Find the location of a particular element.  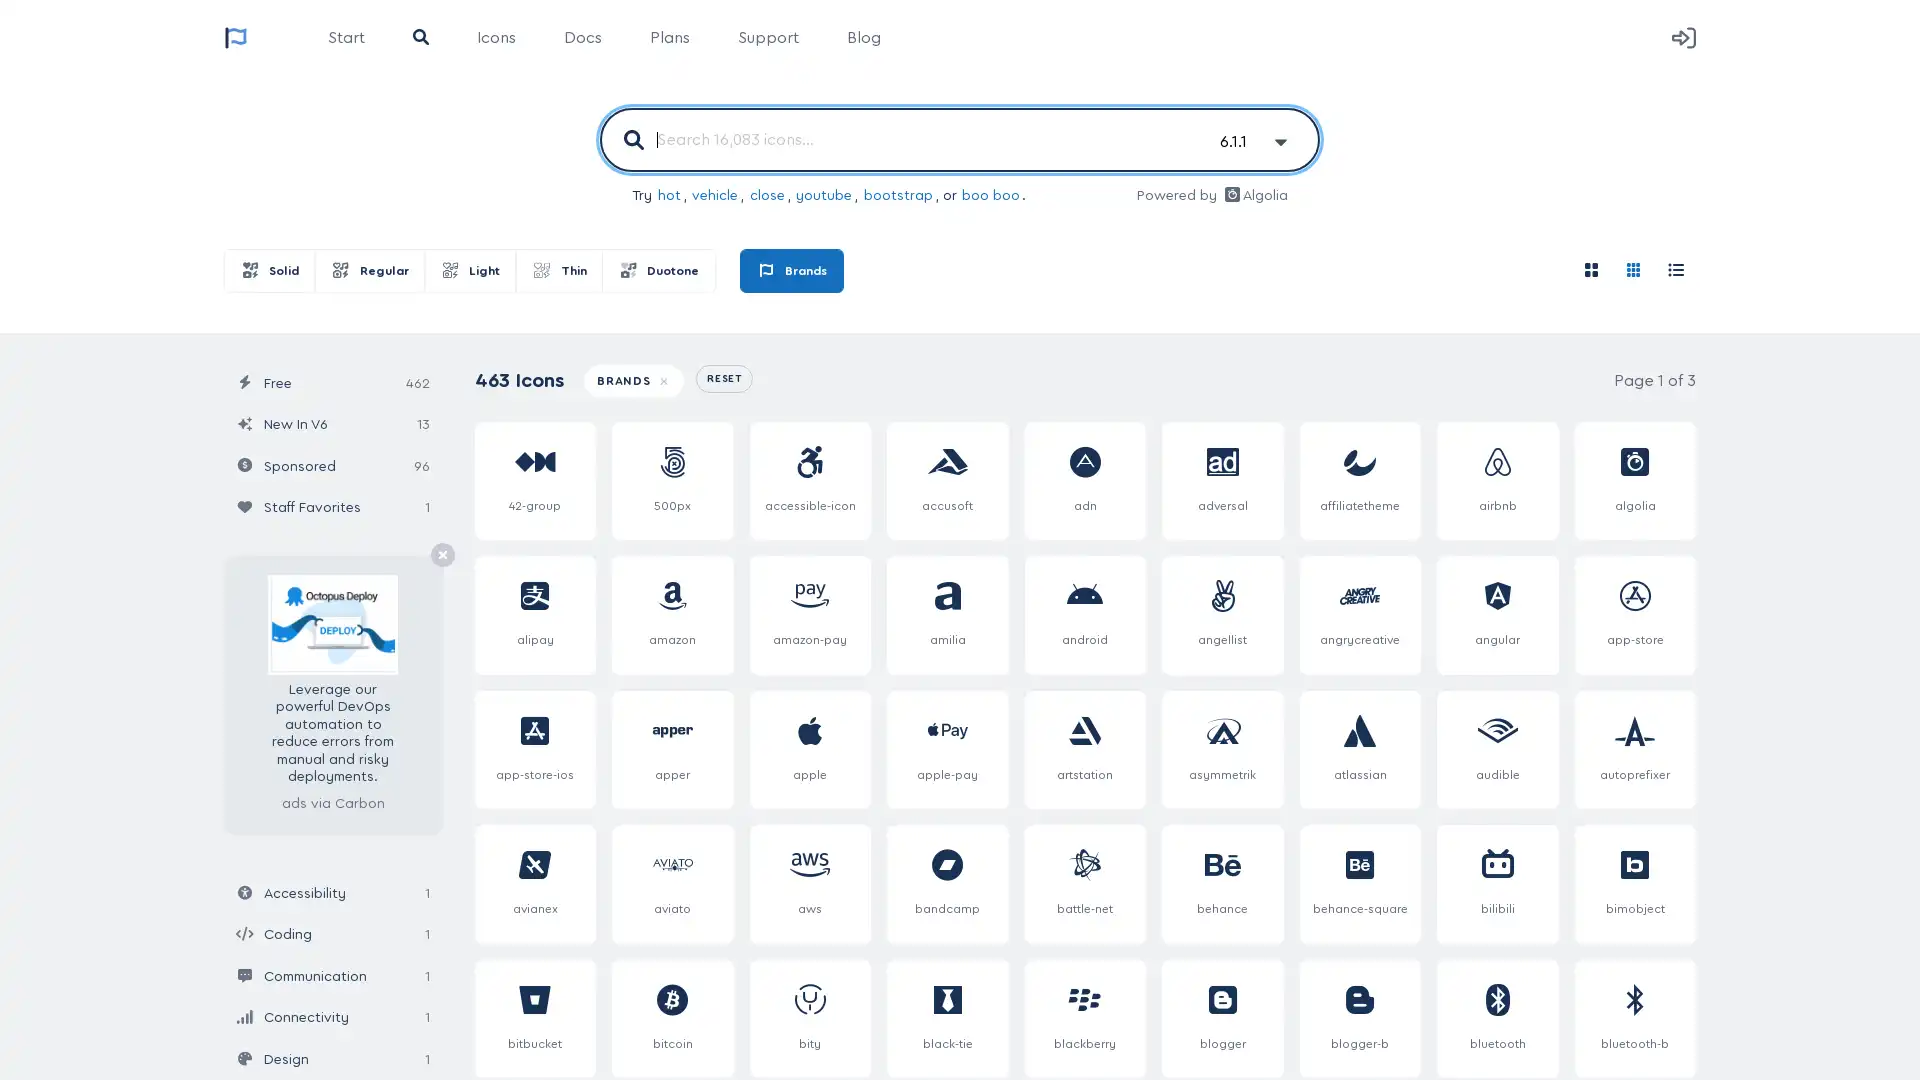

Roomy is located at coordinates (1560, 277).